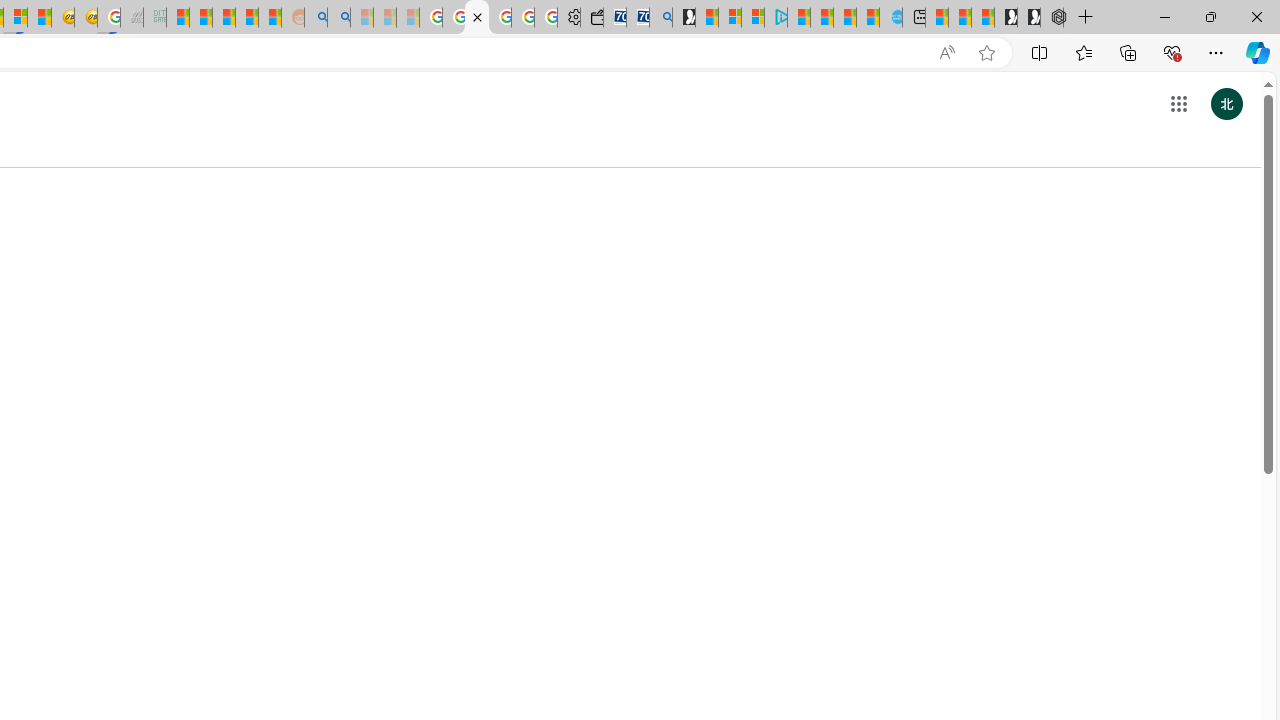 Image resolution: width=1280 pixels, height=720 pixels. I want to click on 'Wallet', so click(591, 17).